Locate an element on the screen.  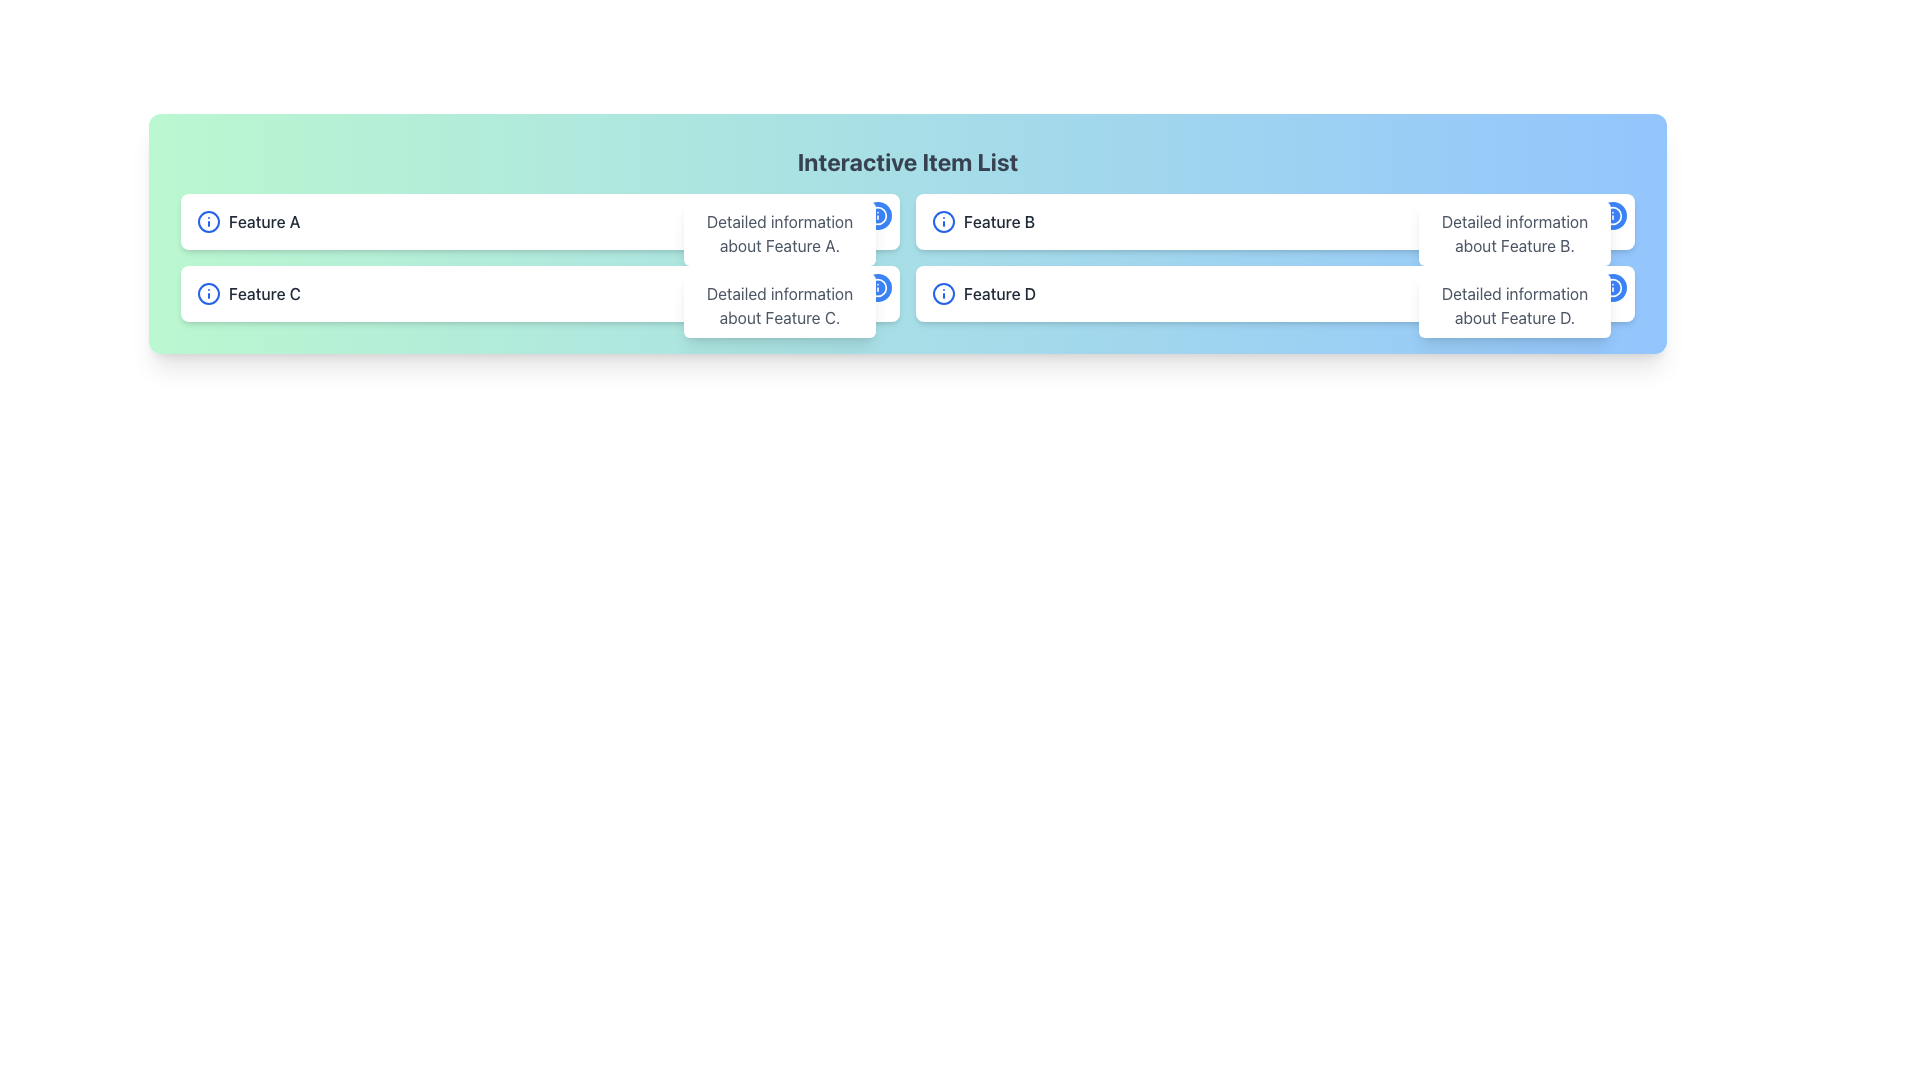
the information icon represented by a blue circle with a white center, located to the left of the text 'Feature C' is located at coordinates (209, 293).